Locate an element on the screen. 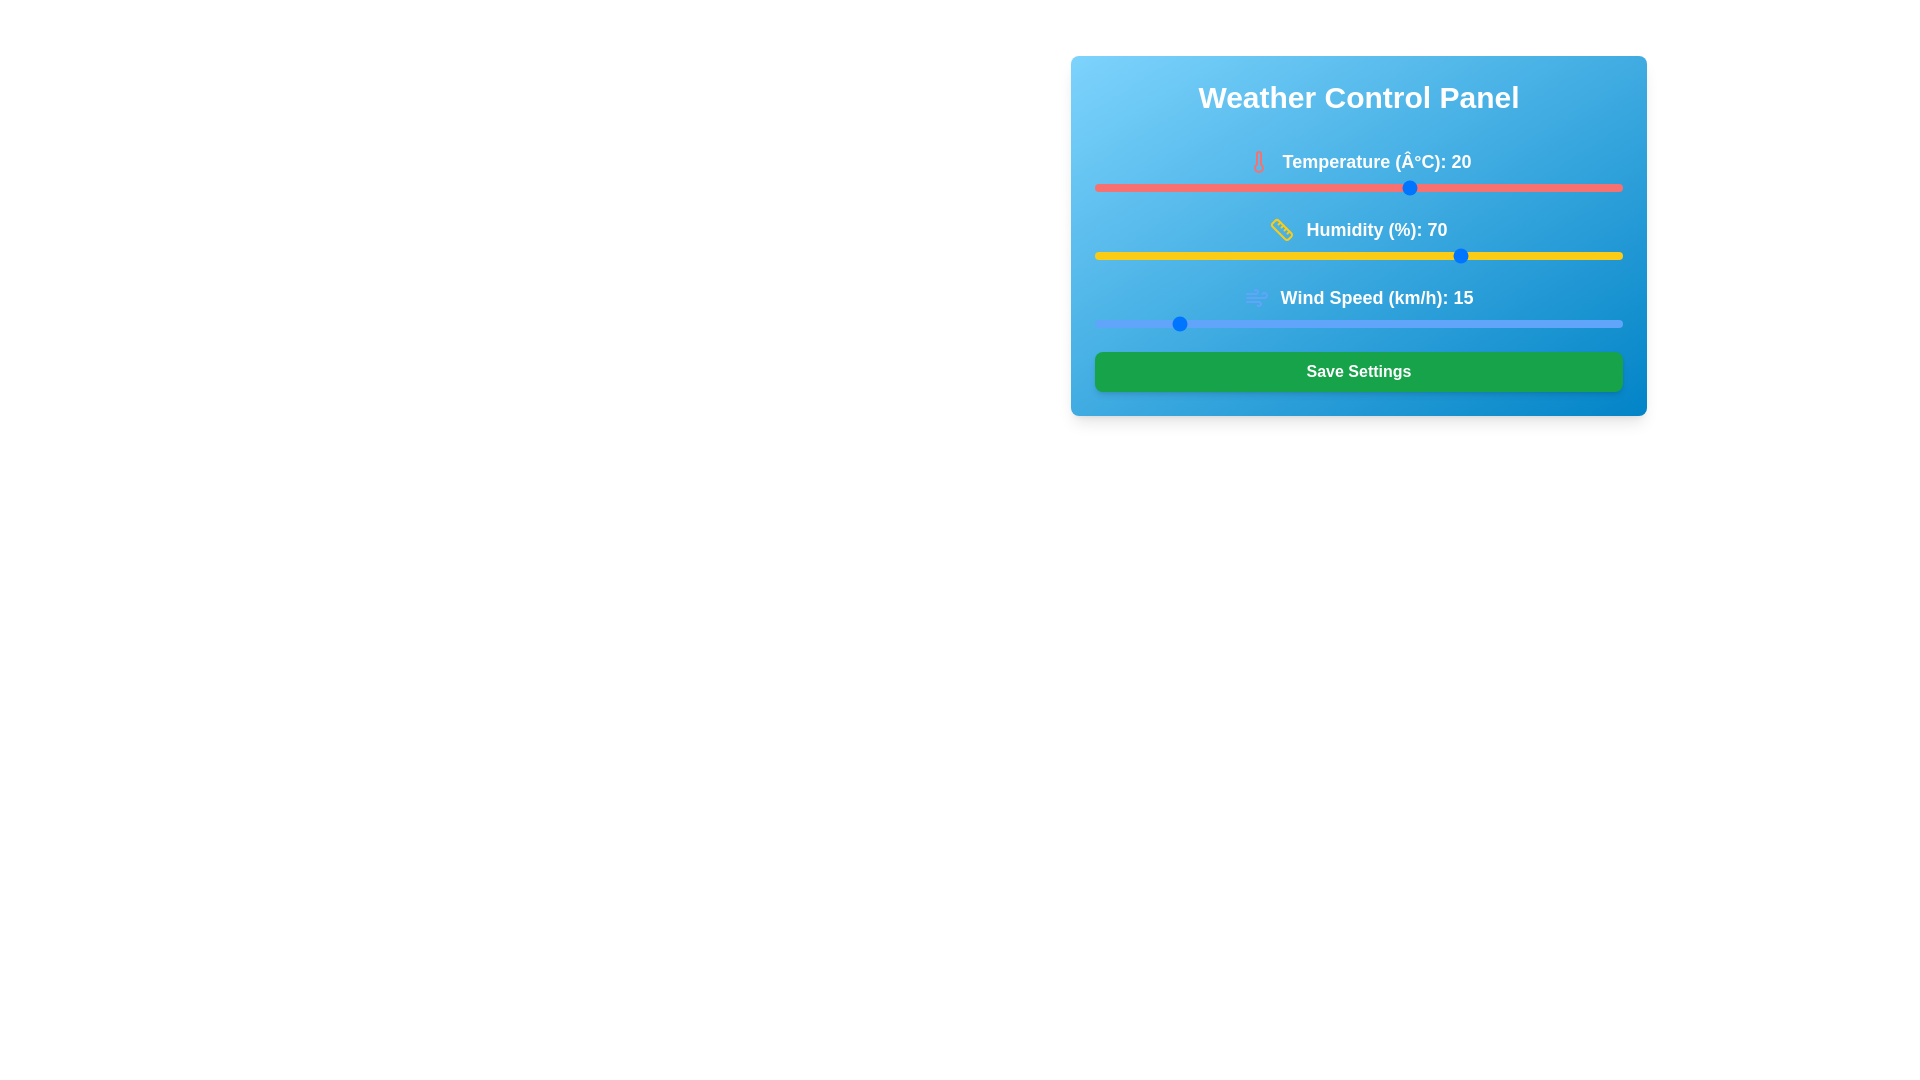 The image size is (1920, 1080). the humidity slider is located at coordinates (1316, 254).